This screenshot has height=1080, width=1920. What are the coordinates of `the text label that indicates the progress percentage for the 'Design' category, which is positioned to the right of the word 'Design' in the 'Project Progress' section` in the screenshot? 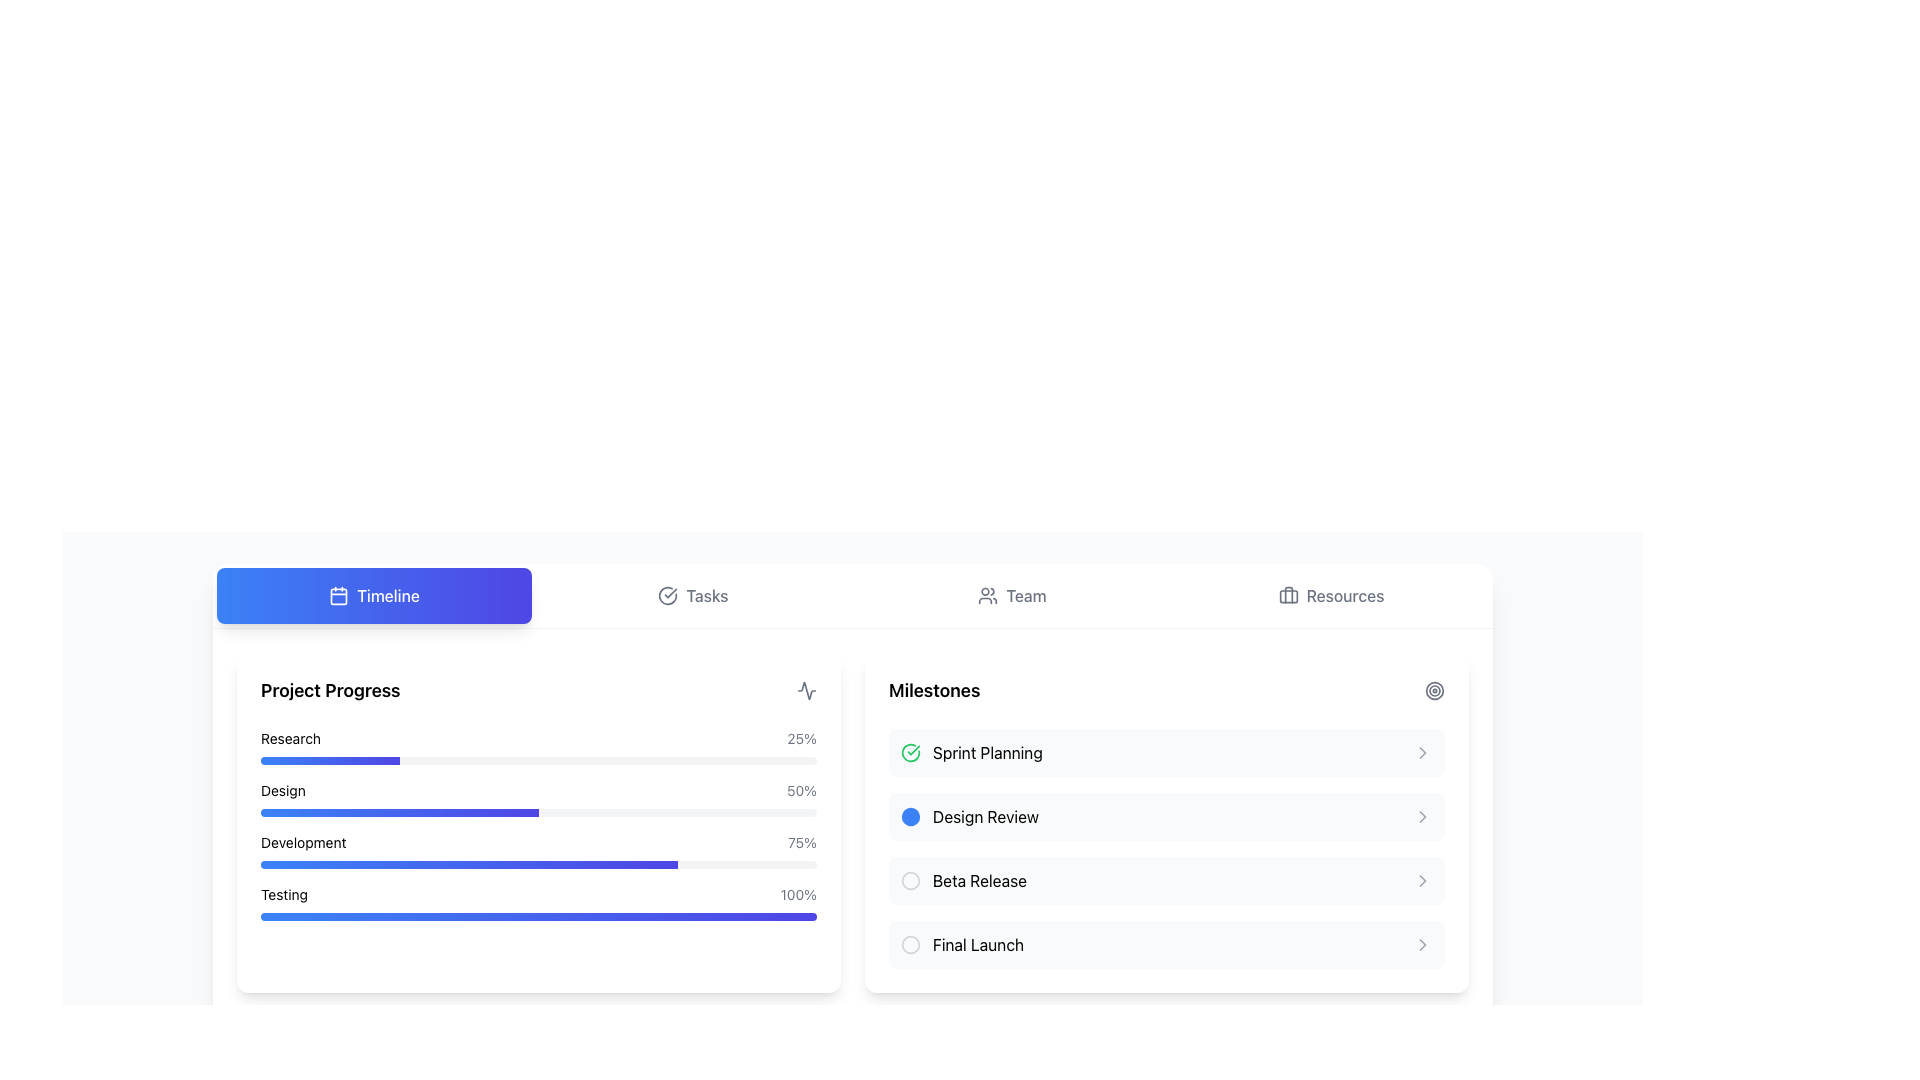 It's located at (801, 789).